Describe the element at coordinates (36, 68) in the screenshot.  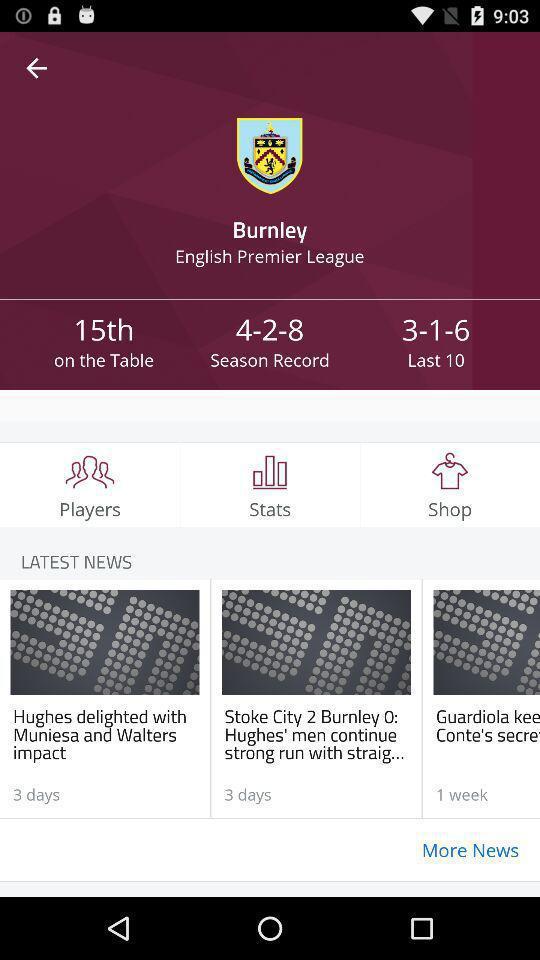
I see `the icon at the top left corner` at that location.